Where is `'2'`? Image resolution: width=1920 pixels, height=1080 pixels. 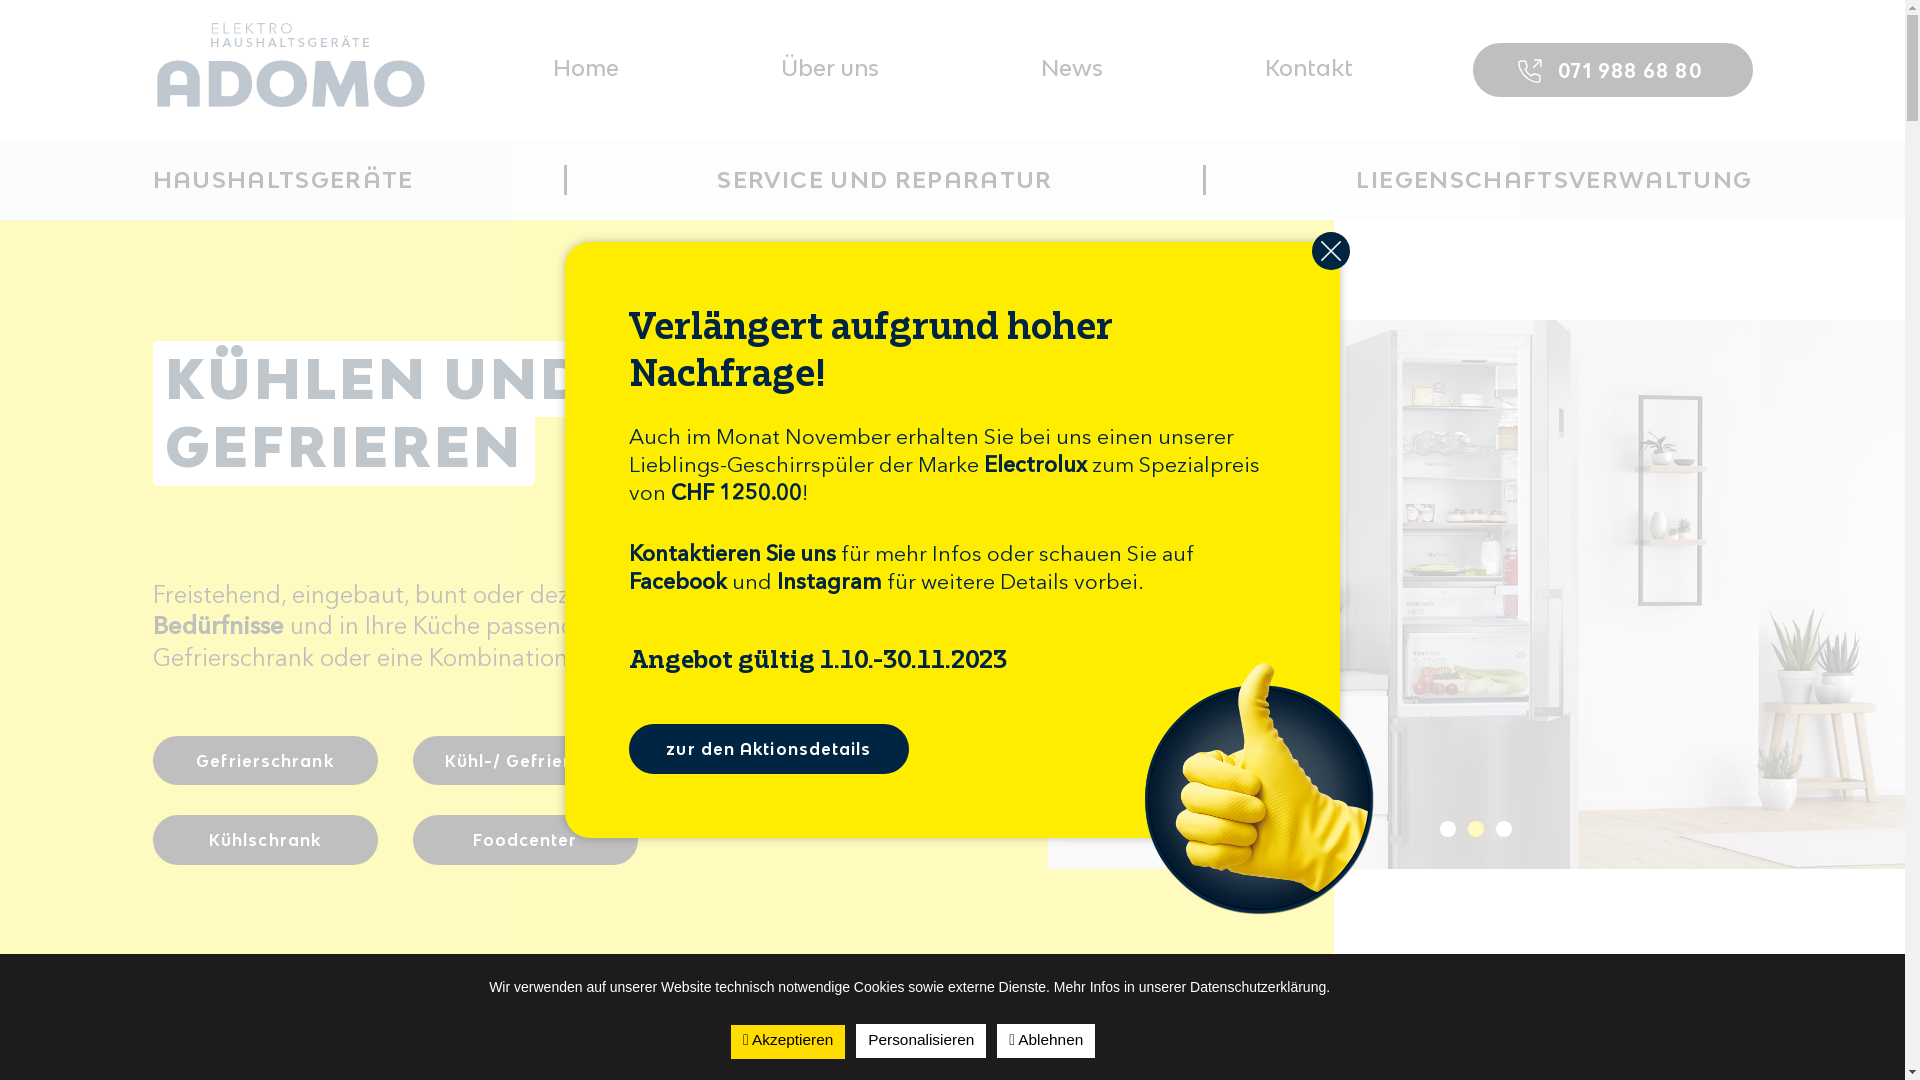 '2' is located at coordinates (1468, 829).